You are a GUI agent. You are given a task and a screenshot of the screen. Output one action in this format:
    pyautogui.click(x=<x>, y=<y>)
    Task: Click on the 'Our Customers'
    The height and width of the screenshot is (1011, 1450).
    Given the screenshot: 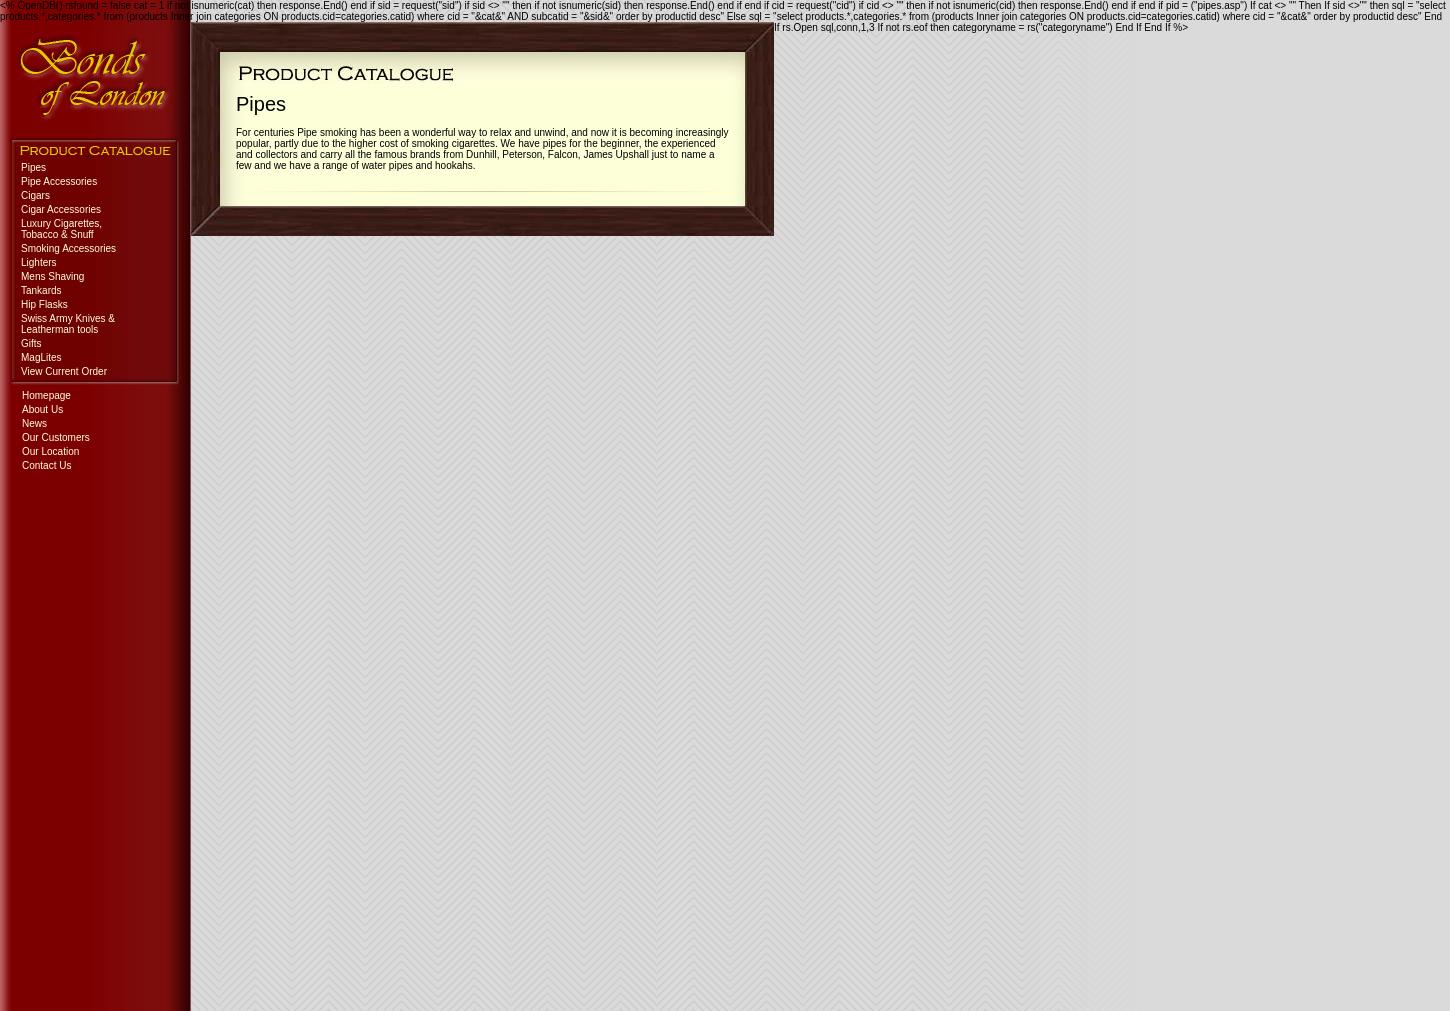 What is the action you would take?
    pyautogui.click(x=55, y=436)
    